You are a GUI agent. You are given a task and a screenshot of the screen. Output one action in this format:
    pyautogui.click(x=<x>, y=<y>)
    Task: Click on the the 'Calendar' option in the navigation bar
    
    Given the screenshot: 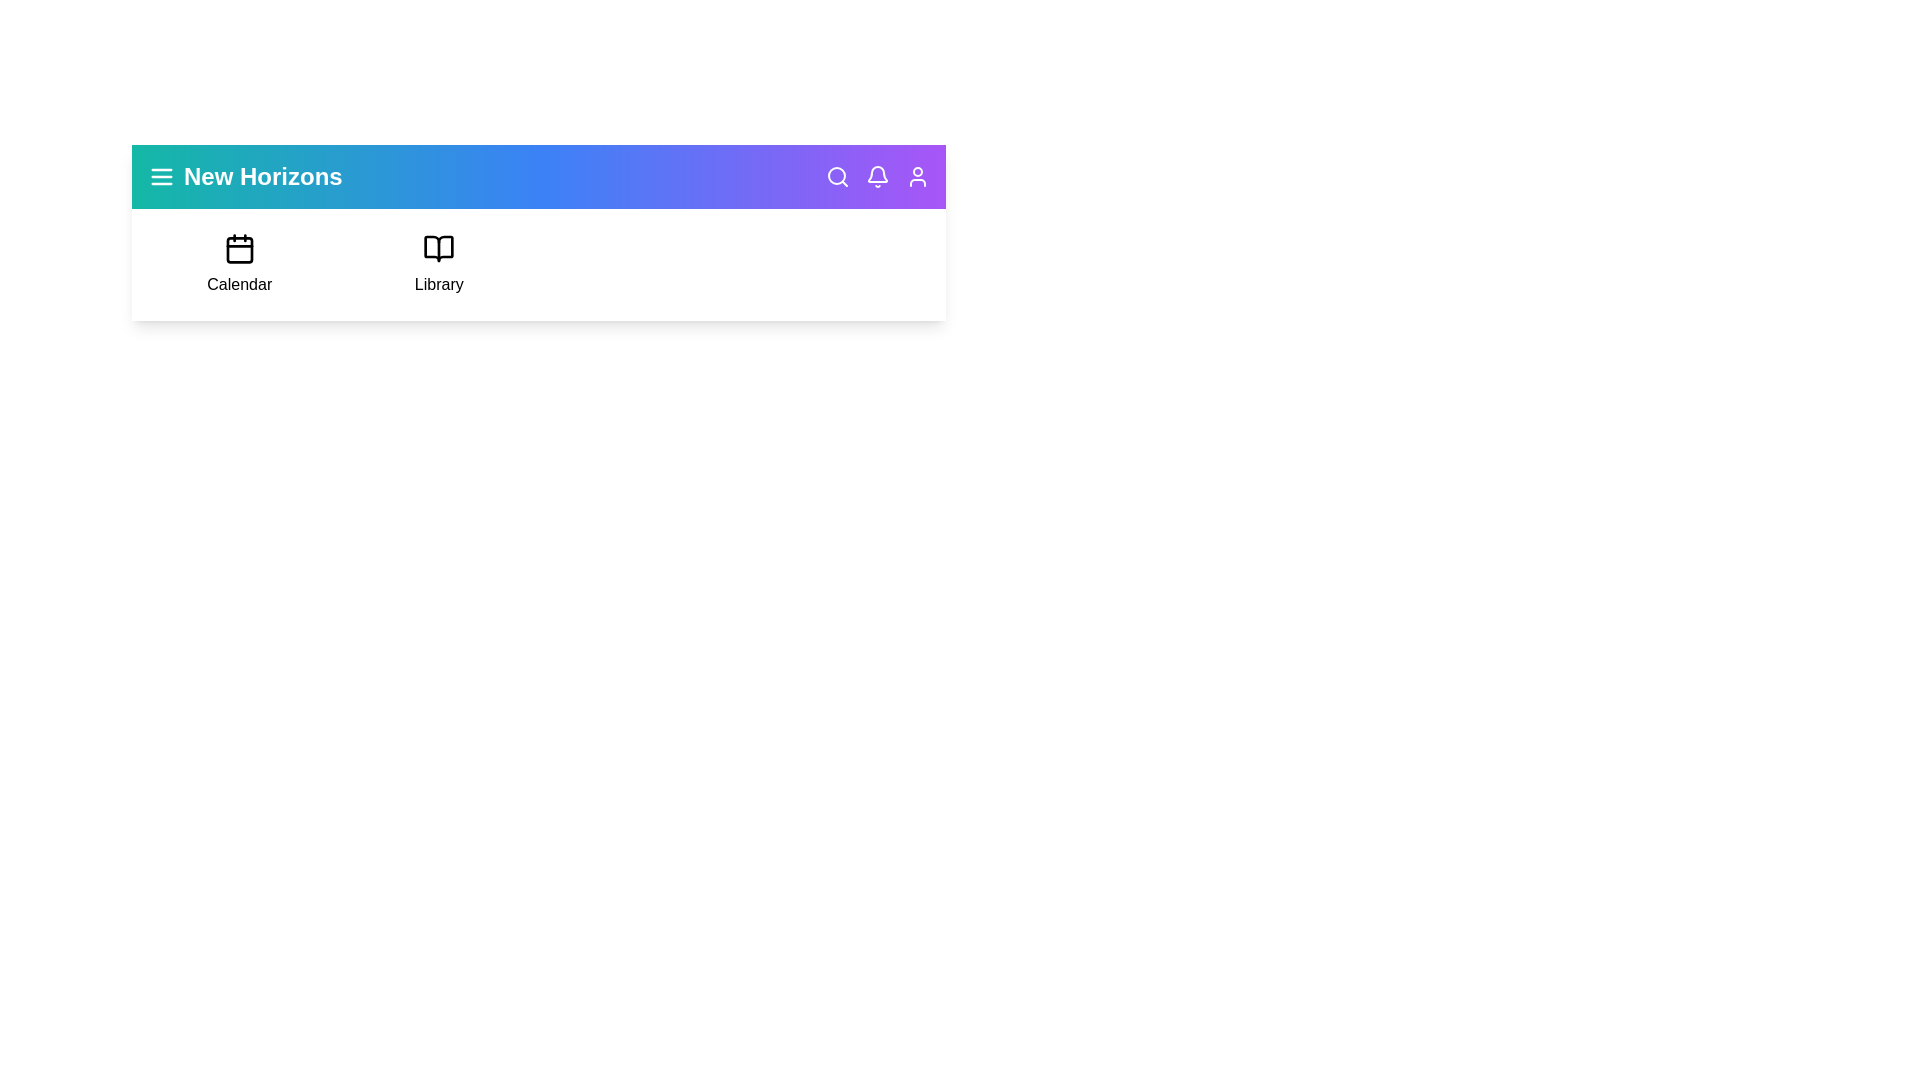 What is the action you would take?
    pyautogui.click(x=239, y=264)
    